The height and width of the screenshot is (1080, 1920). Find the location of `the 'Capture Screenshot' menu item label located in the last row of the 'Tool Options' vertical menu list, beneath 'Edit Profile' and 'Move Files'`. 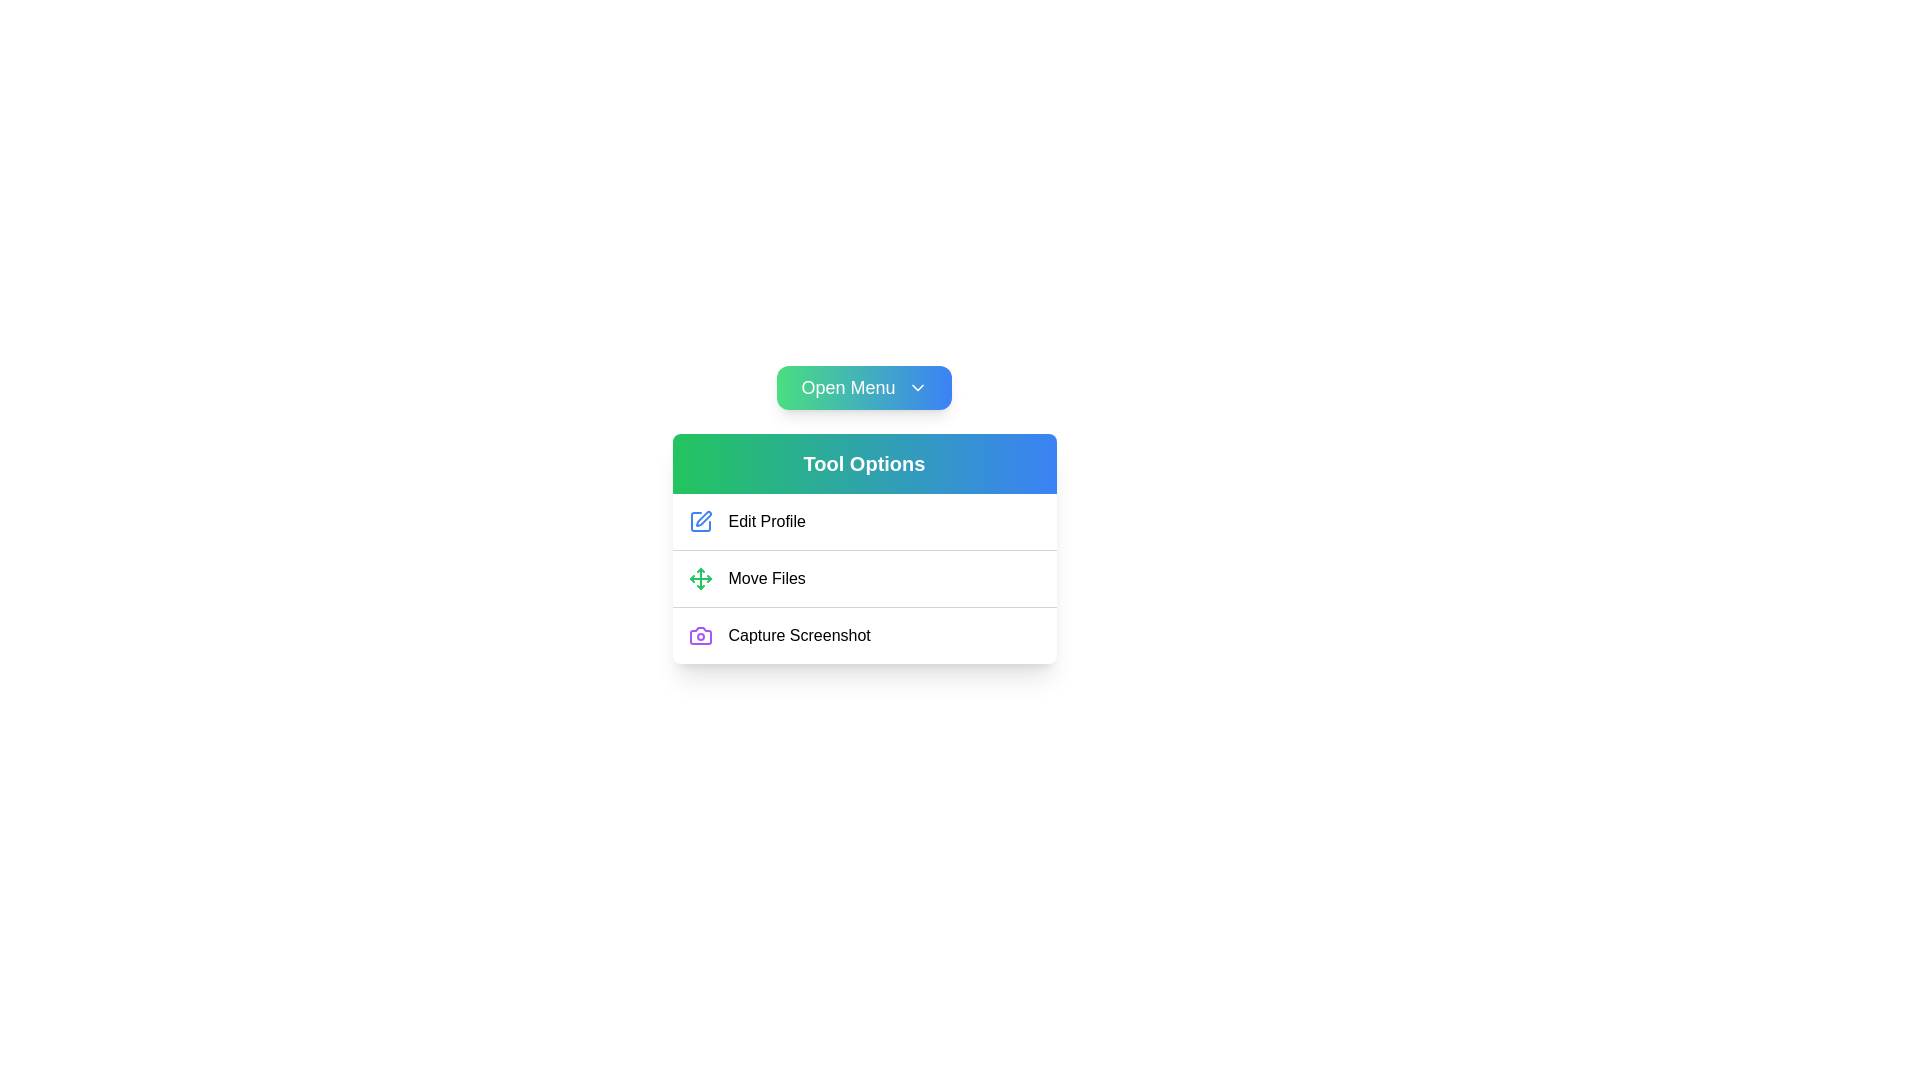

the 'Capture Screenshot' menu item label located in the last row of the 'Tool Options' vertical menu list, beneath 'Edit Profile' and 'Move Files' is located at coordinates (798, 636).